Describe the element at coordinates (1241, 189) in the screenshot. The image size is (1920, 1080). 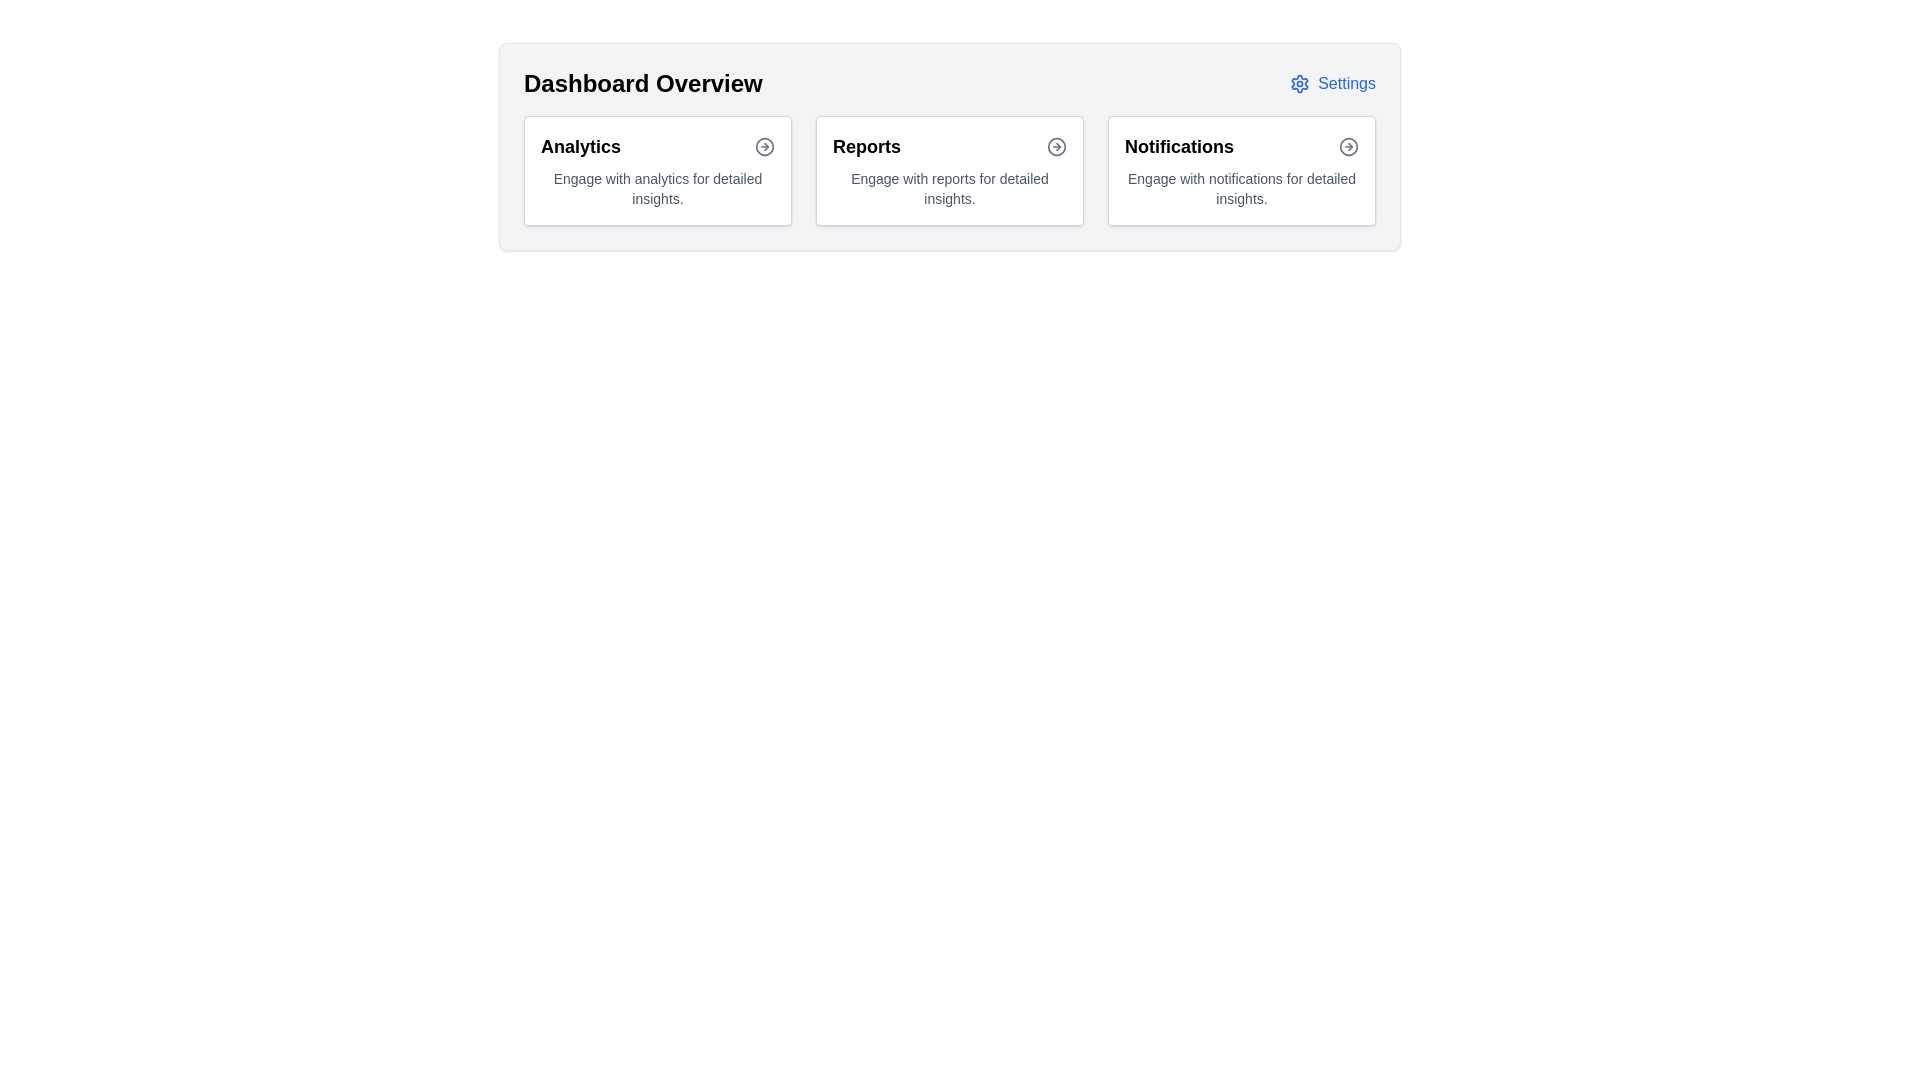
I see `text content of the element displaying 'Engage with notifications for detailed insights.' which is located below the 'Notifications' heading` at that location.